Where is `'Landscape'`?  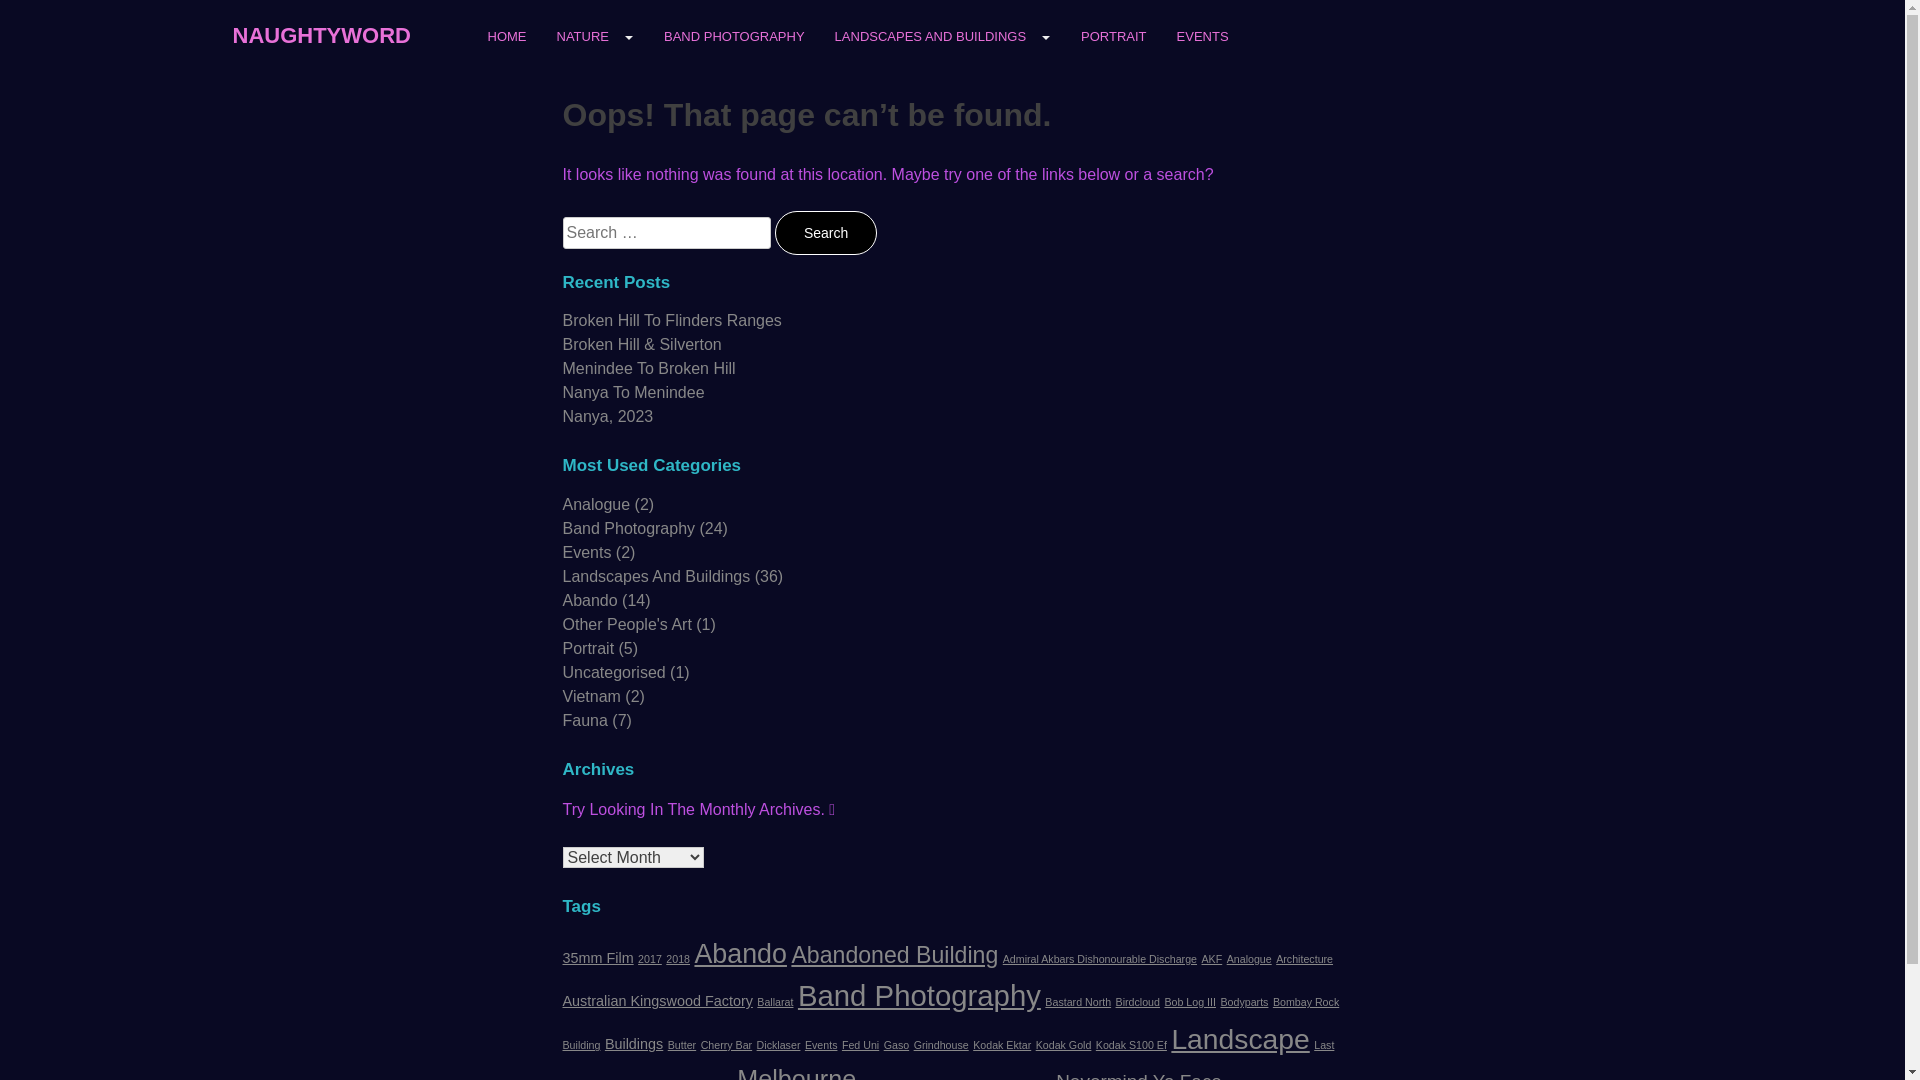
'Landscape' is located at coordinates (1238, 1037).